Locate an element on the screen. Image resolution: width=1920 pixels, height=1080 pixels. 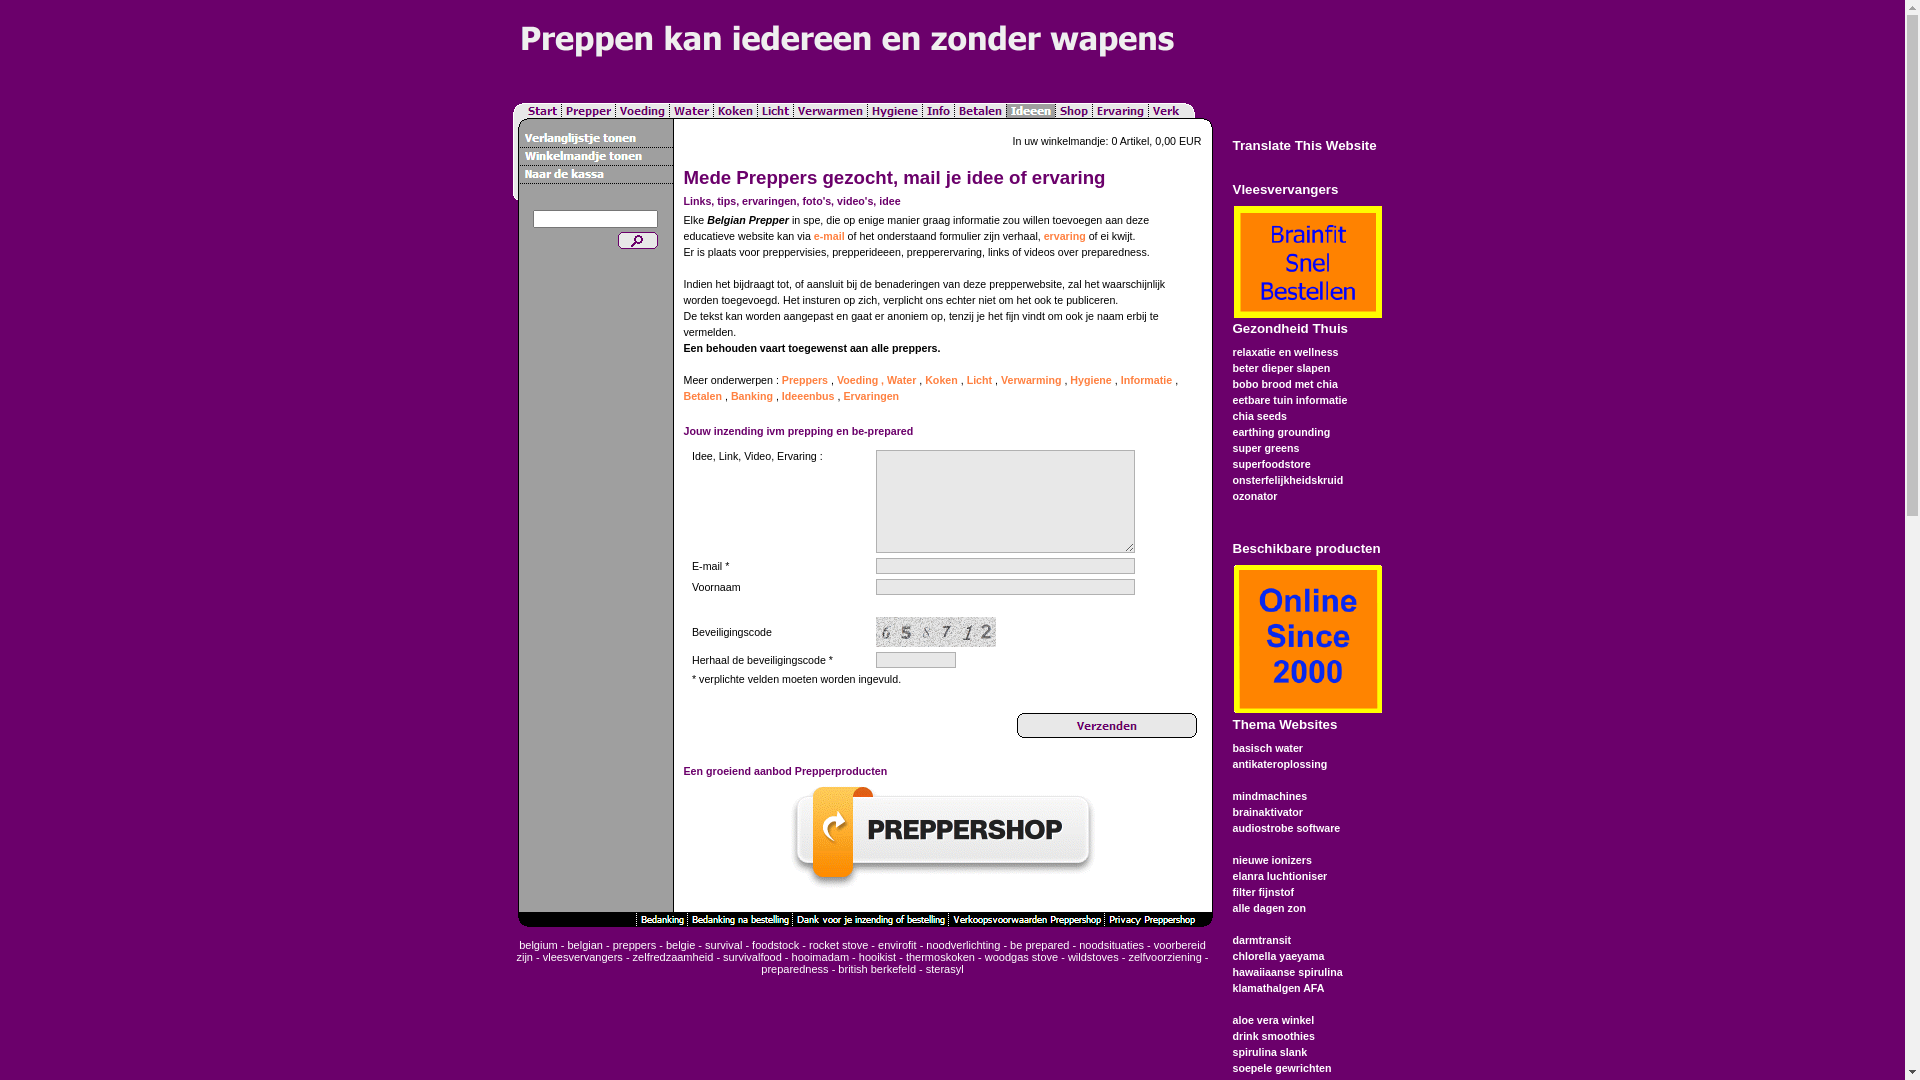
'bobo brood met chia' is located at coordinates (1284, 384).